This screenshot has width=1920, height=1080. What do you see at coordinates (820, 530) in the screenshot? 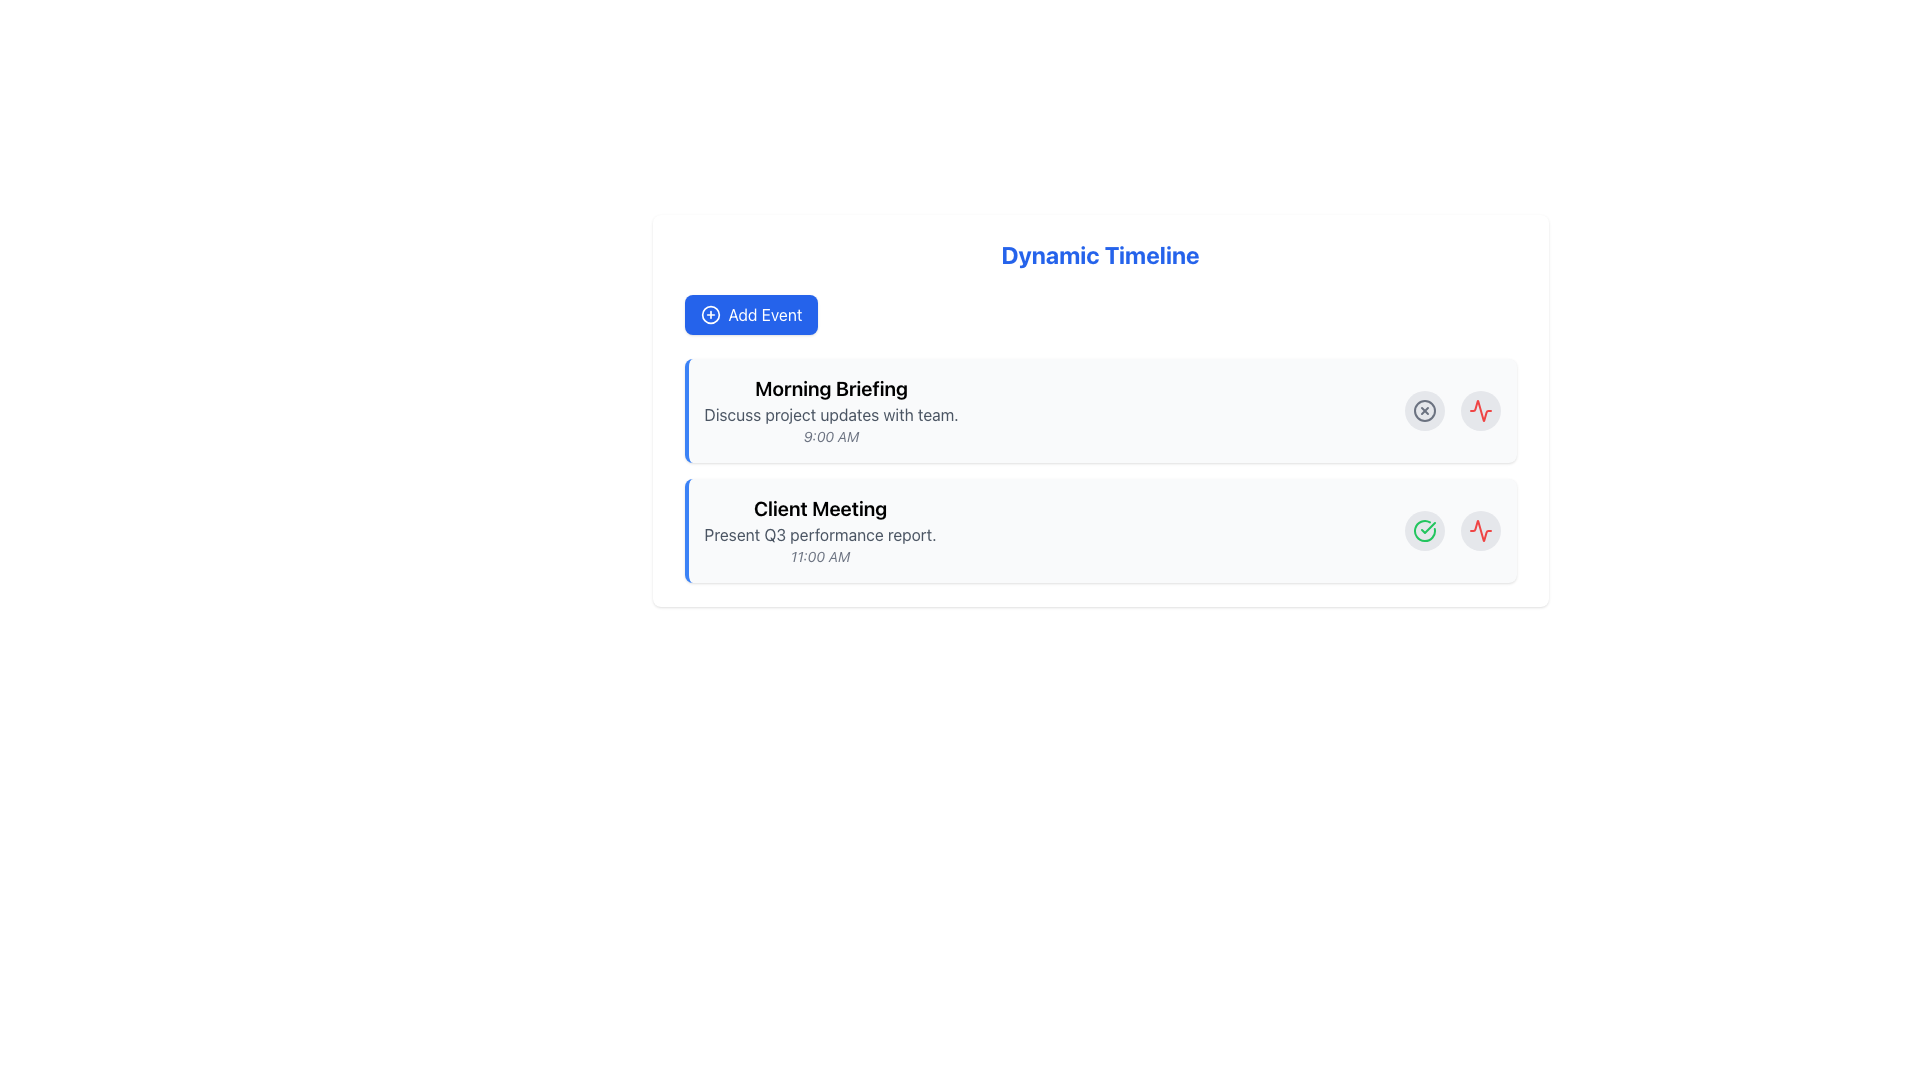
I see `the Textual Display with Combined Typography that includes the heading 'Client Meeting', description 'Present Q3 performance report.', and time '11:00 AM'. It is the second event item in the vertical timeline under 'Dynamic Timeline'` at bounding box center [820, 530].